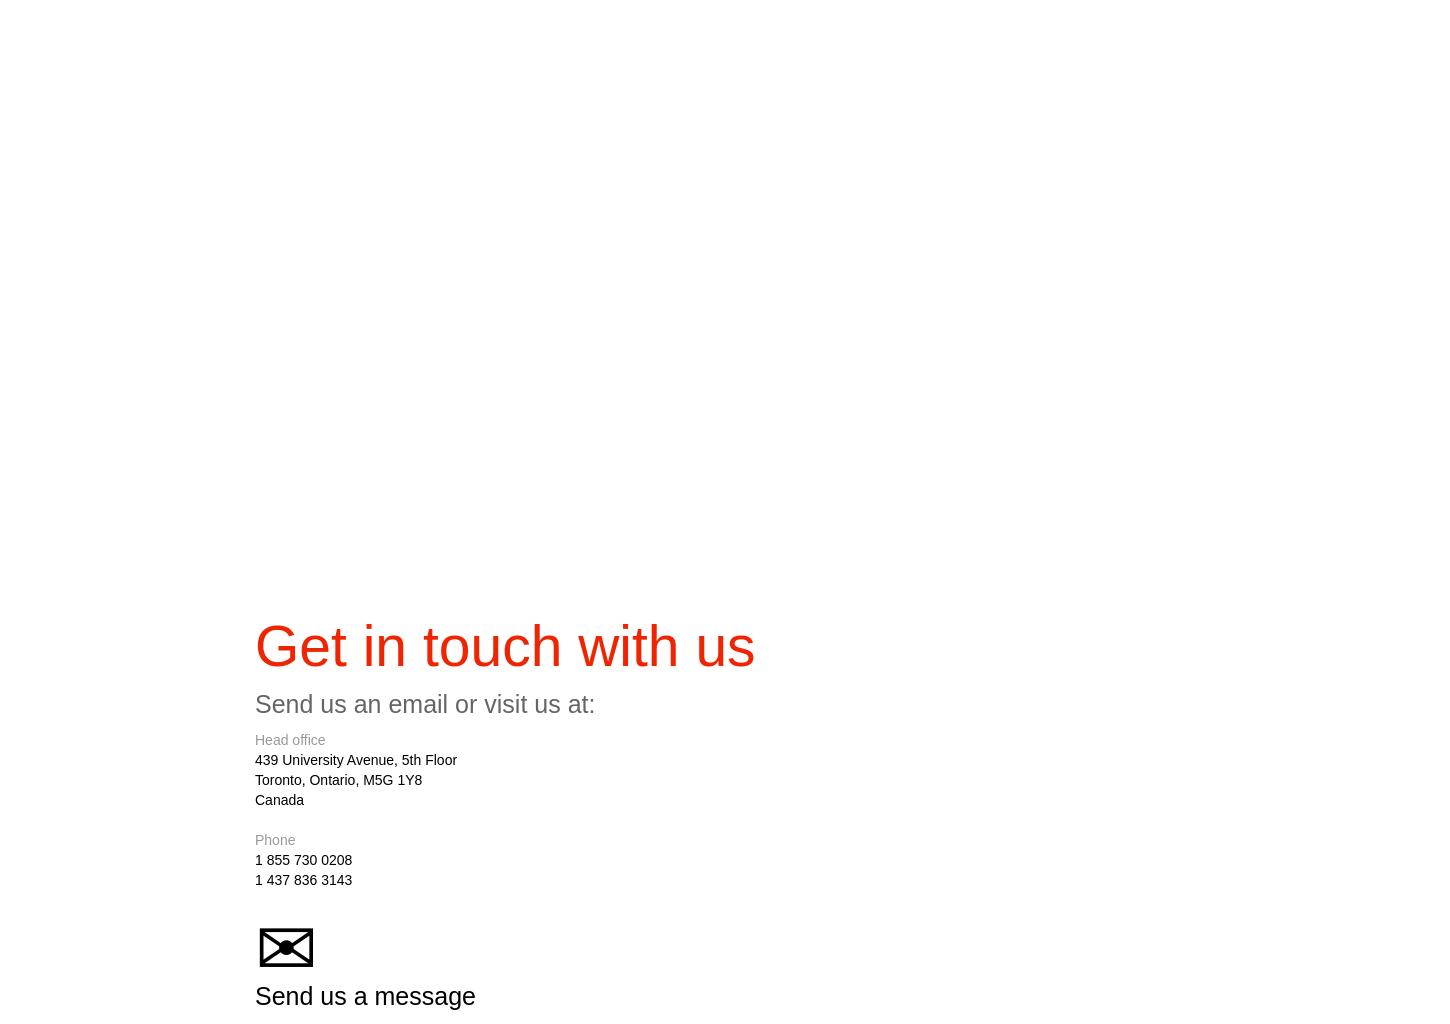 Image resolution: width=1450 pixels, height=1024 pixels. What do you see at coordinates (255, 885) in the screenshot?
I see `'1 437 836 3143'` at bounding box center [255, 885].